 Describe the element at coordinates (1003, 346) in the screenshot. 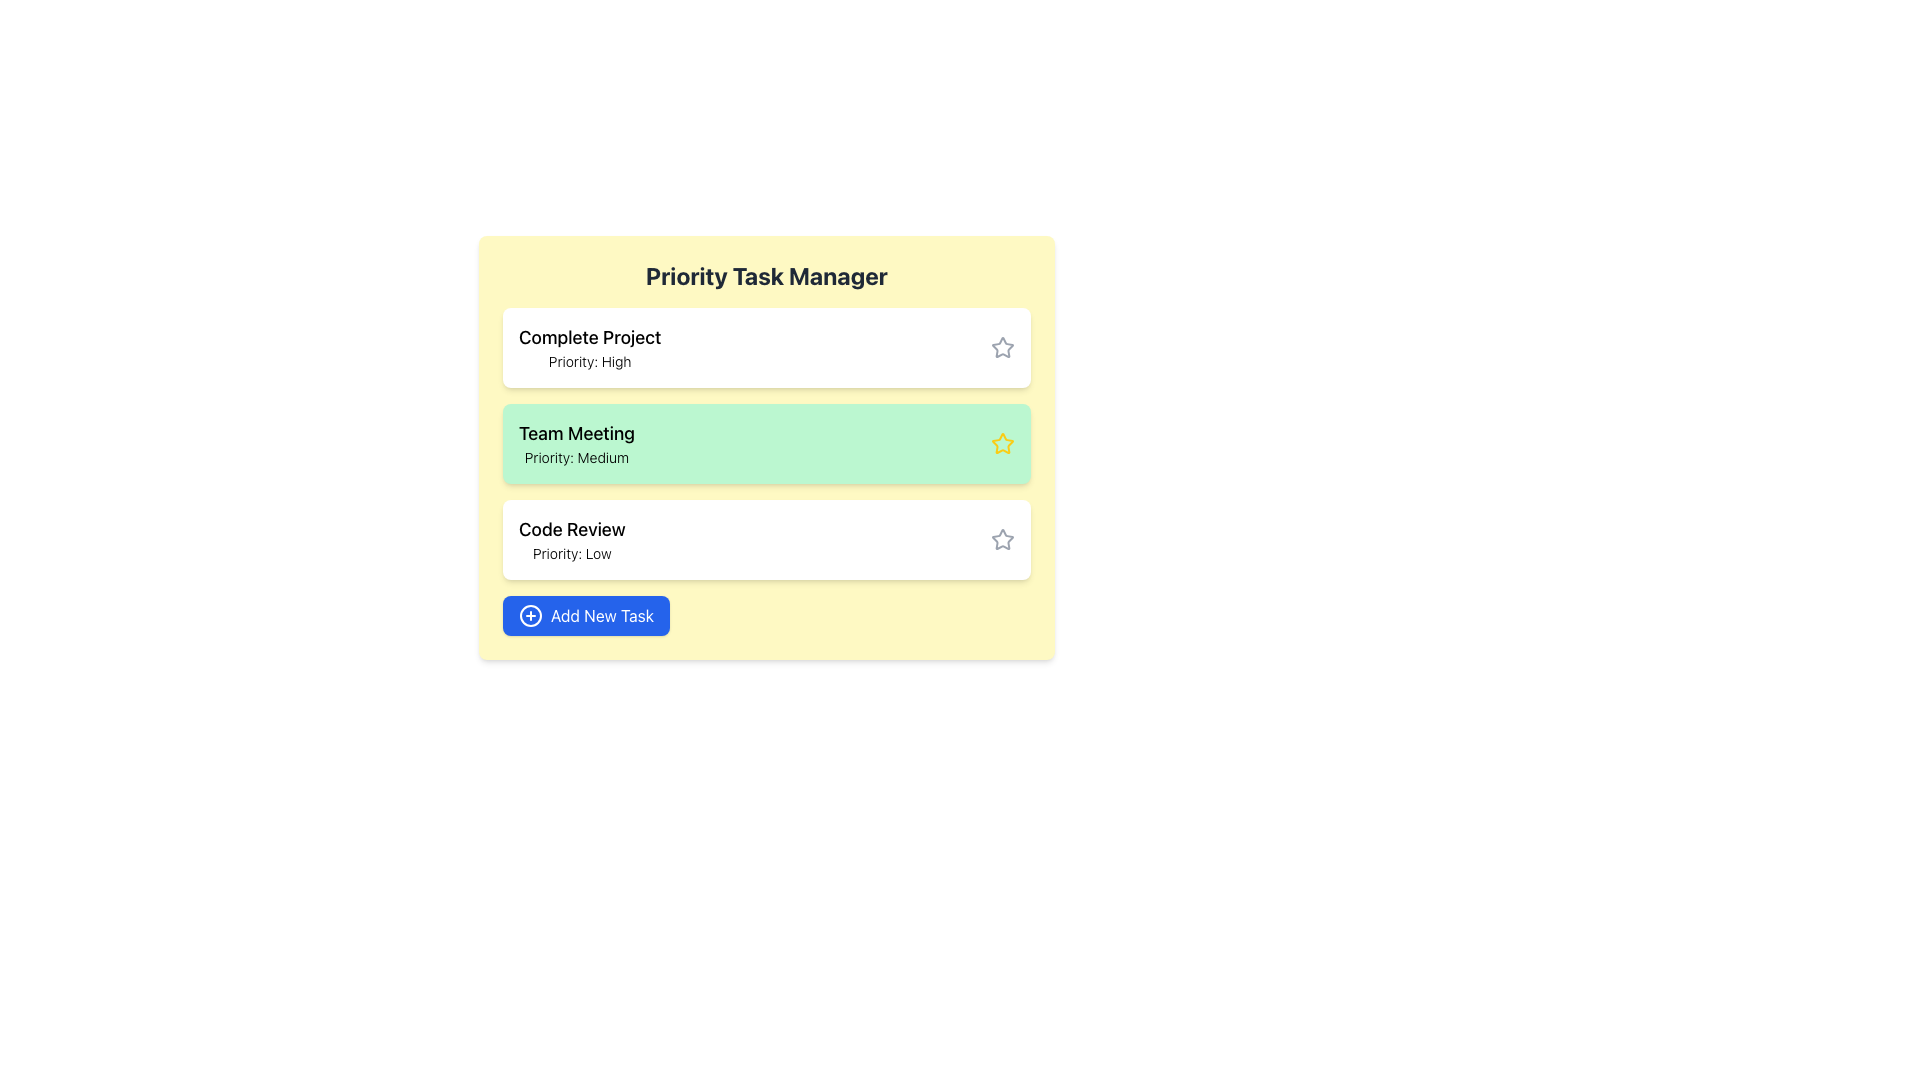

I see `the second star icon from the top` at that location.